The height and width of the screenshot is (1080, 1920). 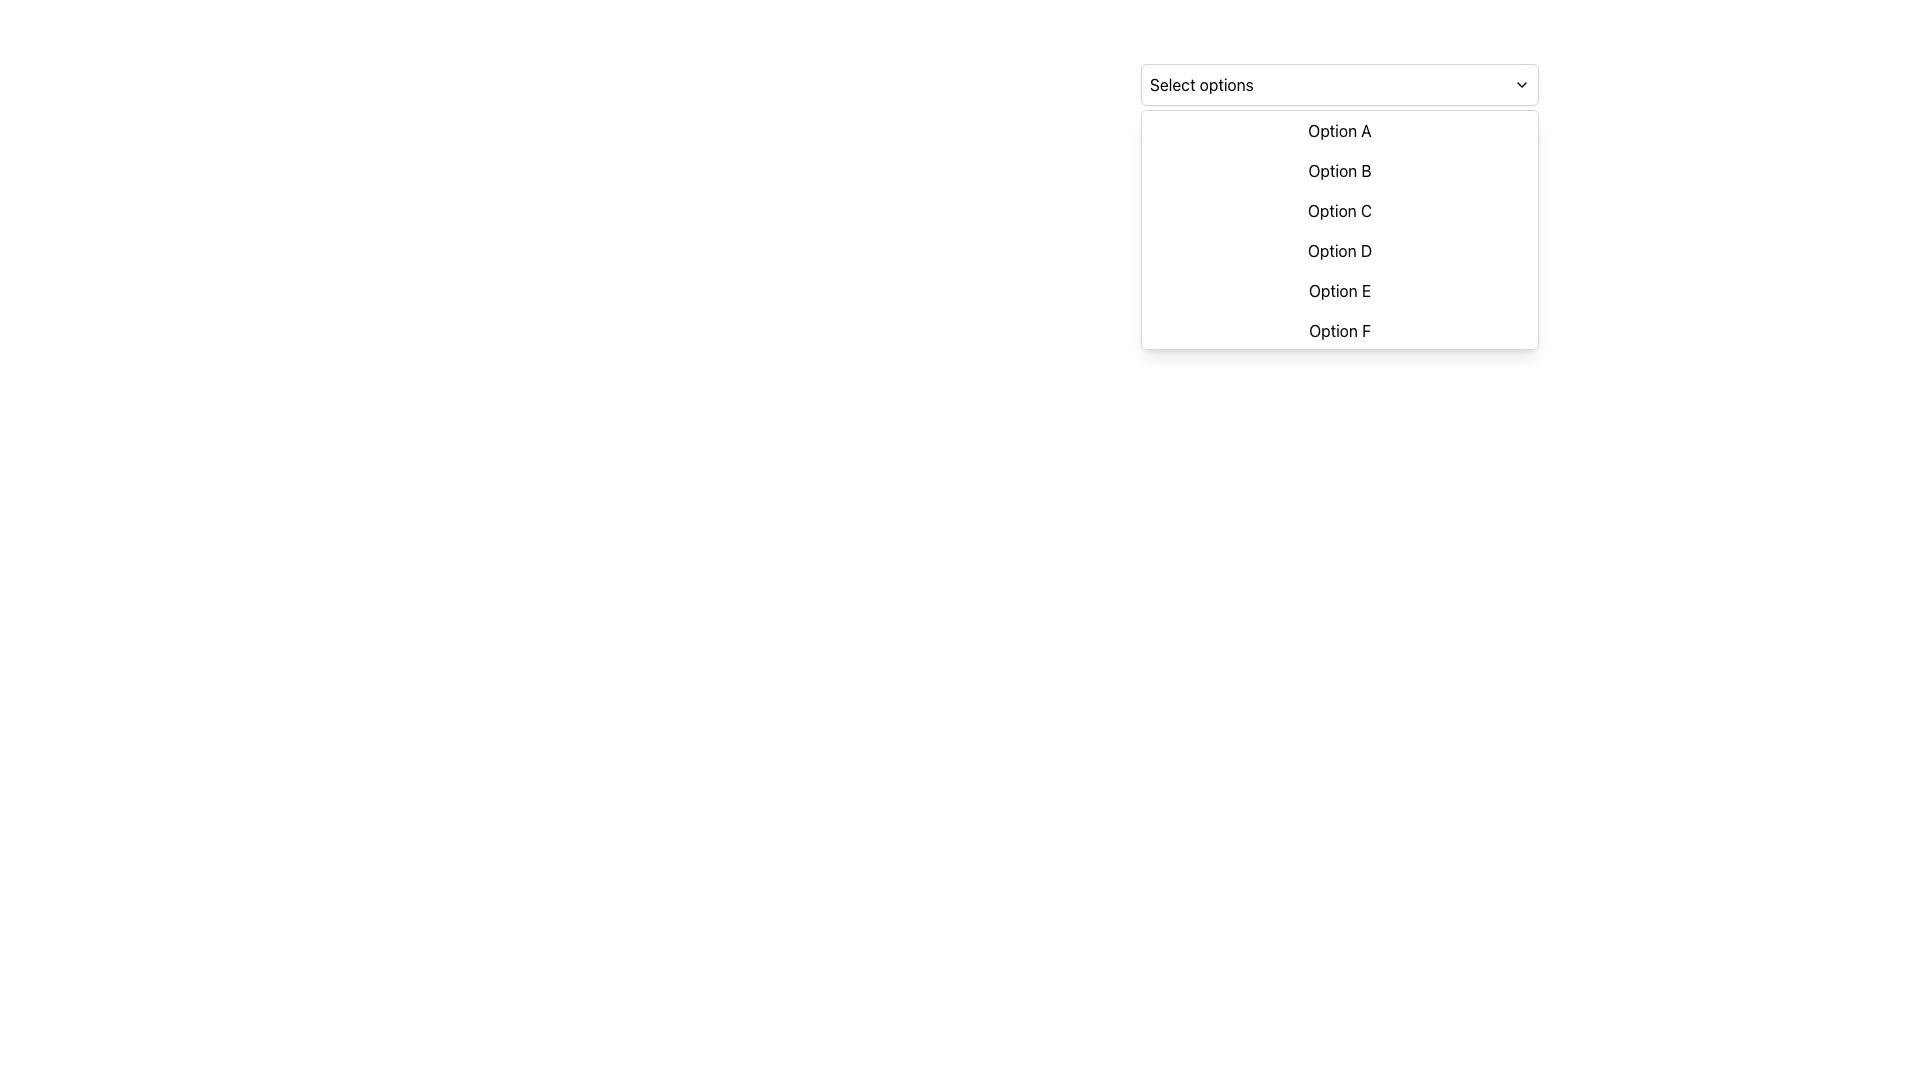 I want to click on the centrally located dropdown menu at the top of the layout, so click(x=1339, y=83).